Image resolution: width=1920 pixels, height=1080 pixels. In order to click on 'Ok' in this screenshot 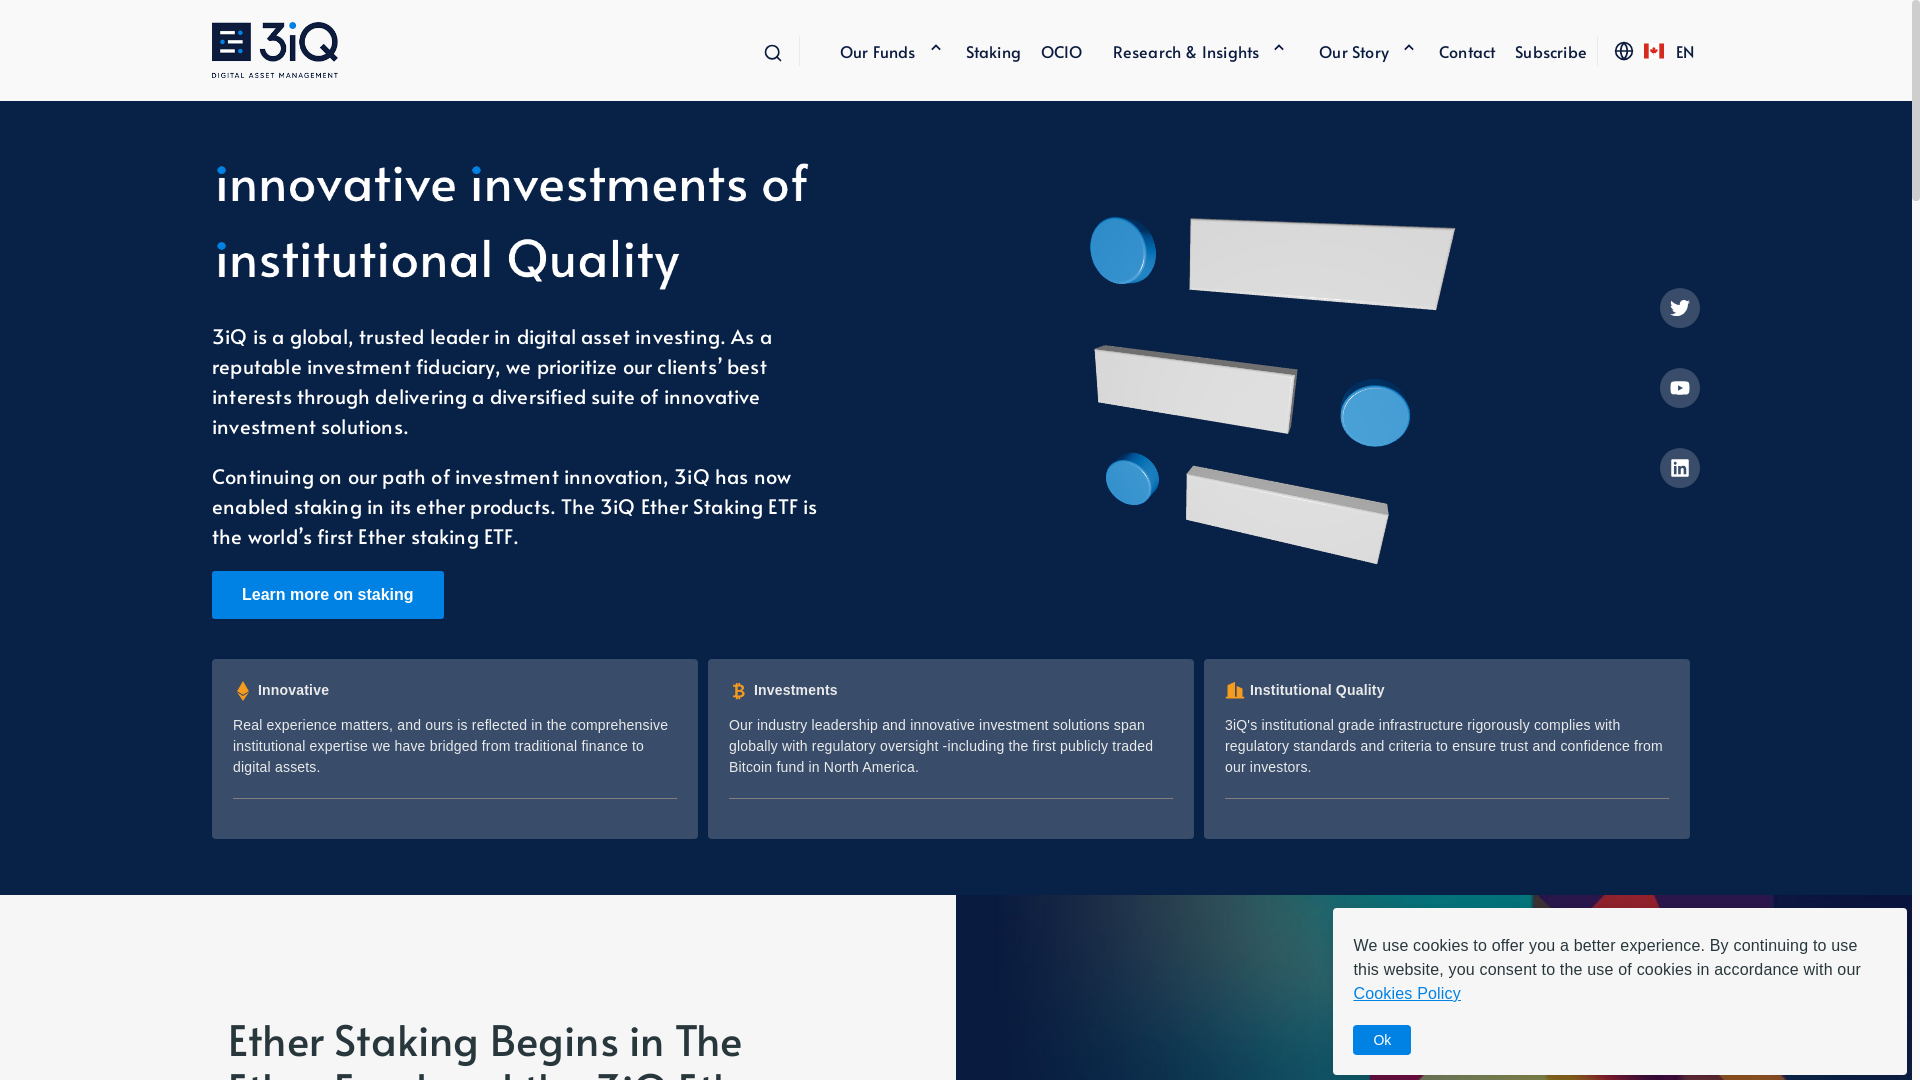, I will do `click(1381, 1039)`.